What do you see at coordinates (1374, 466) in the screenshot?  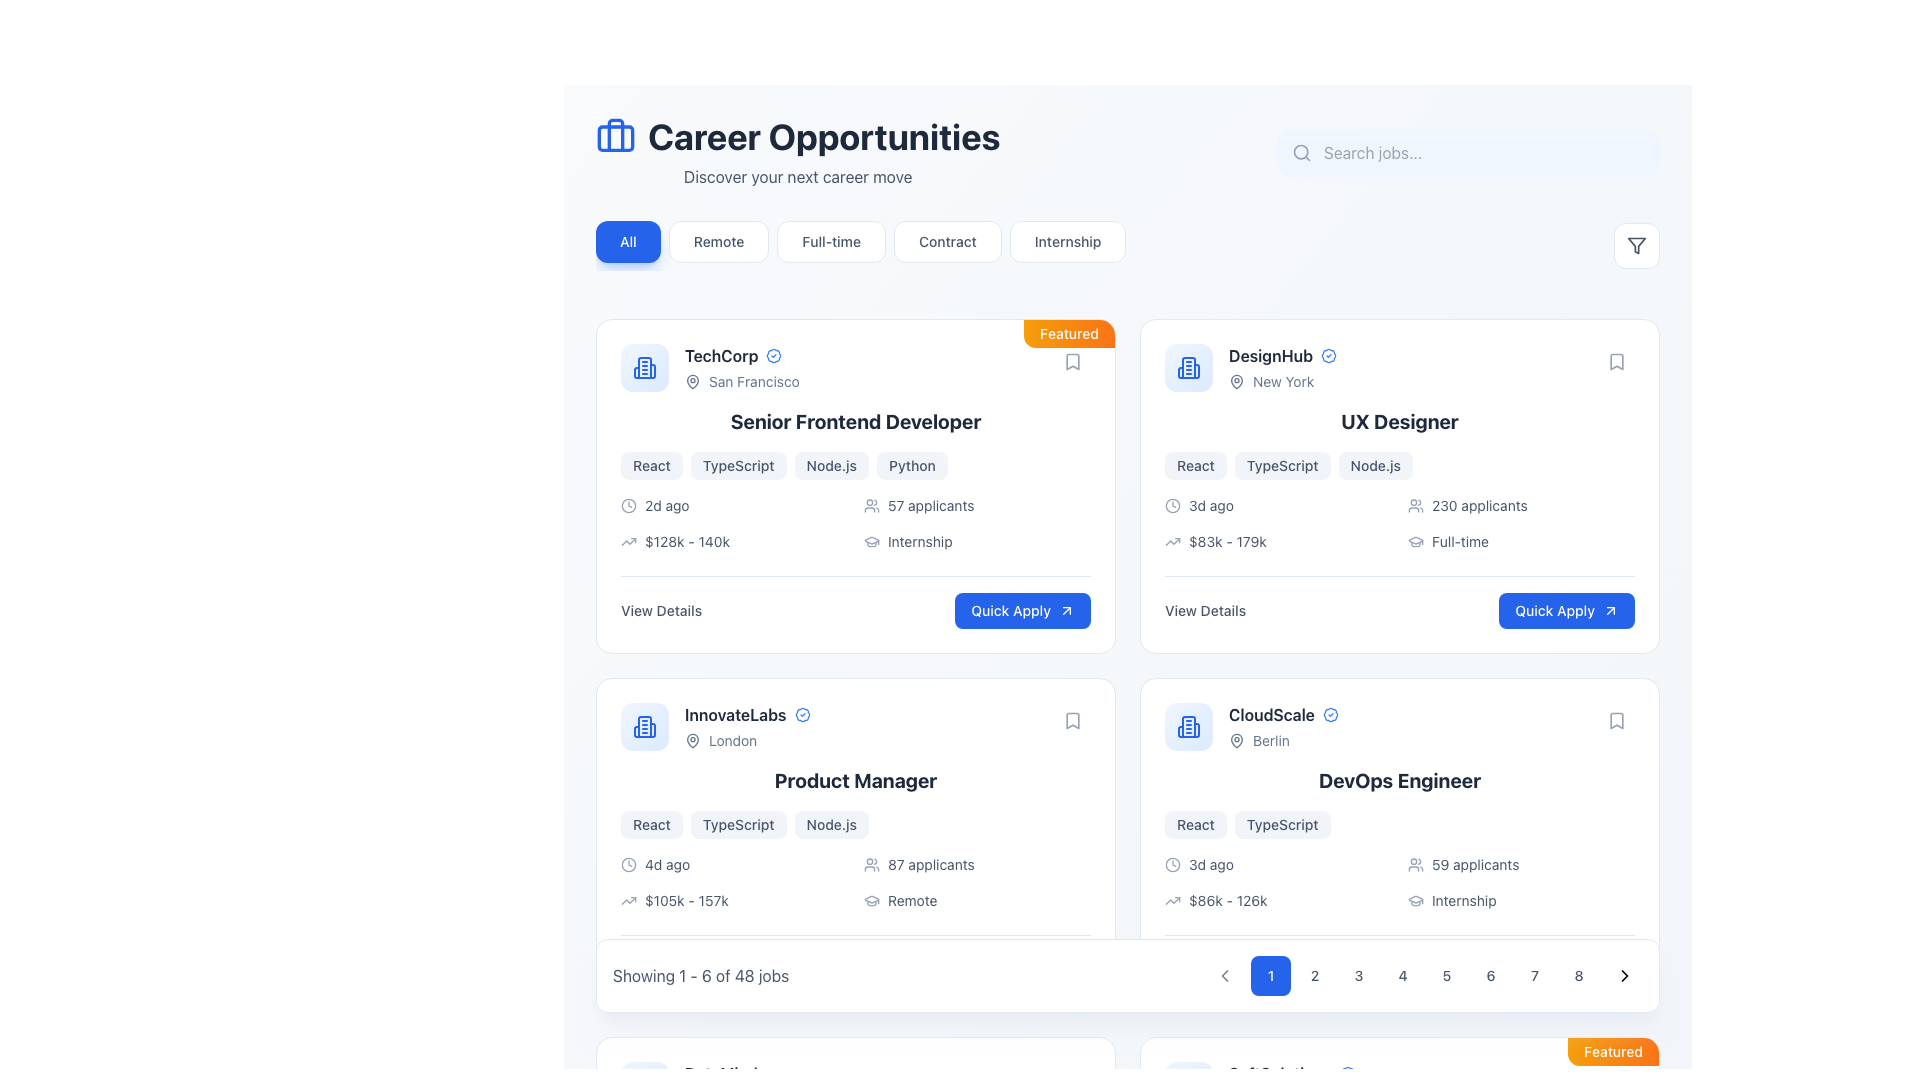 I see `the 'Node.js' tag, which is the third tag under the job title 'UX Designer' in the 'DesignHub' card` at bounding box center [1374, 466].